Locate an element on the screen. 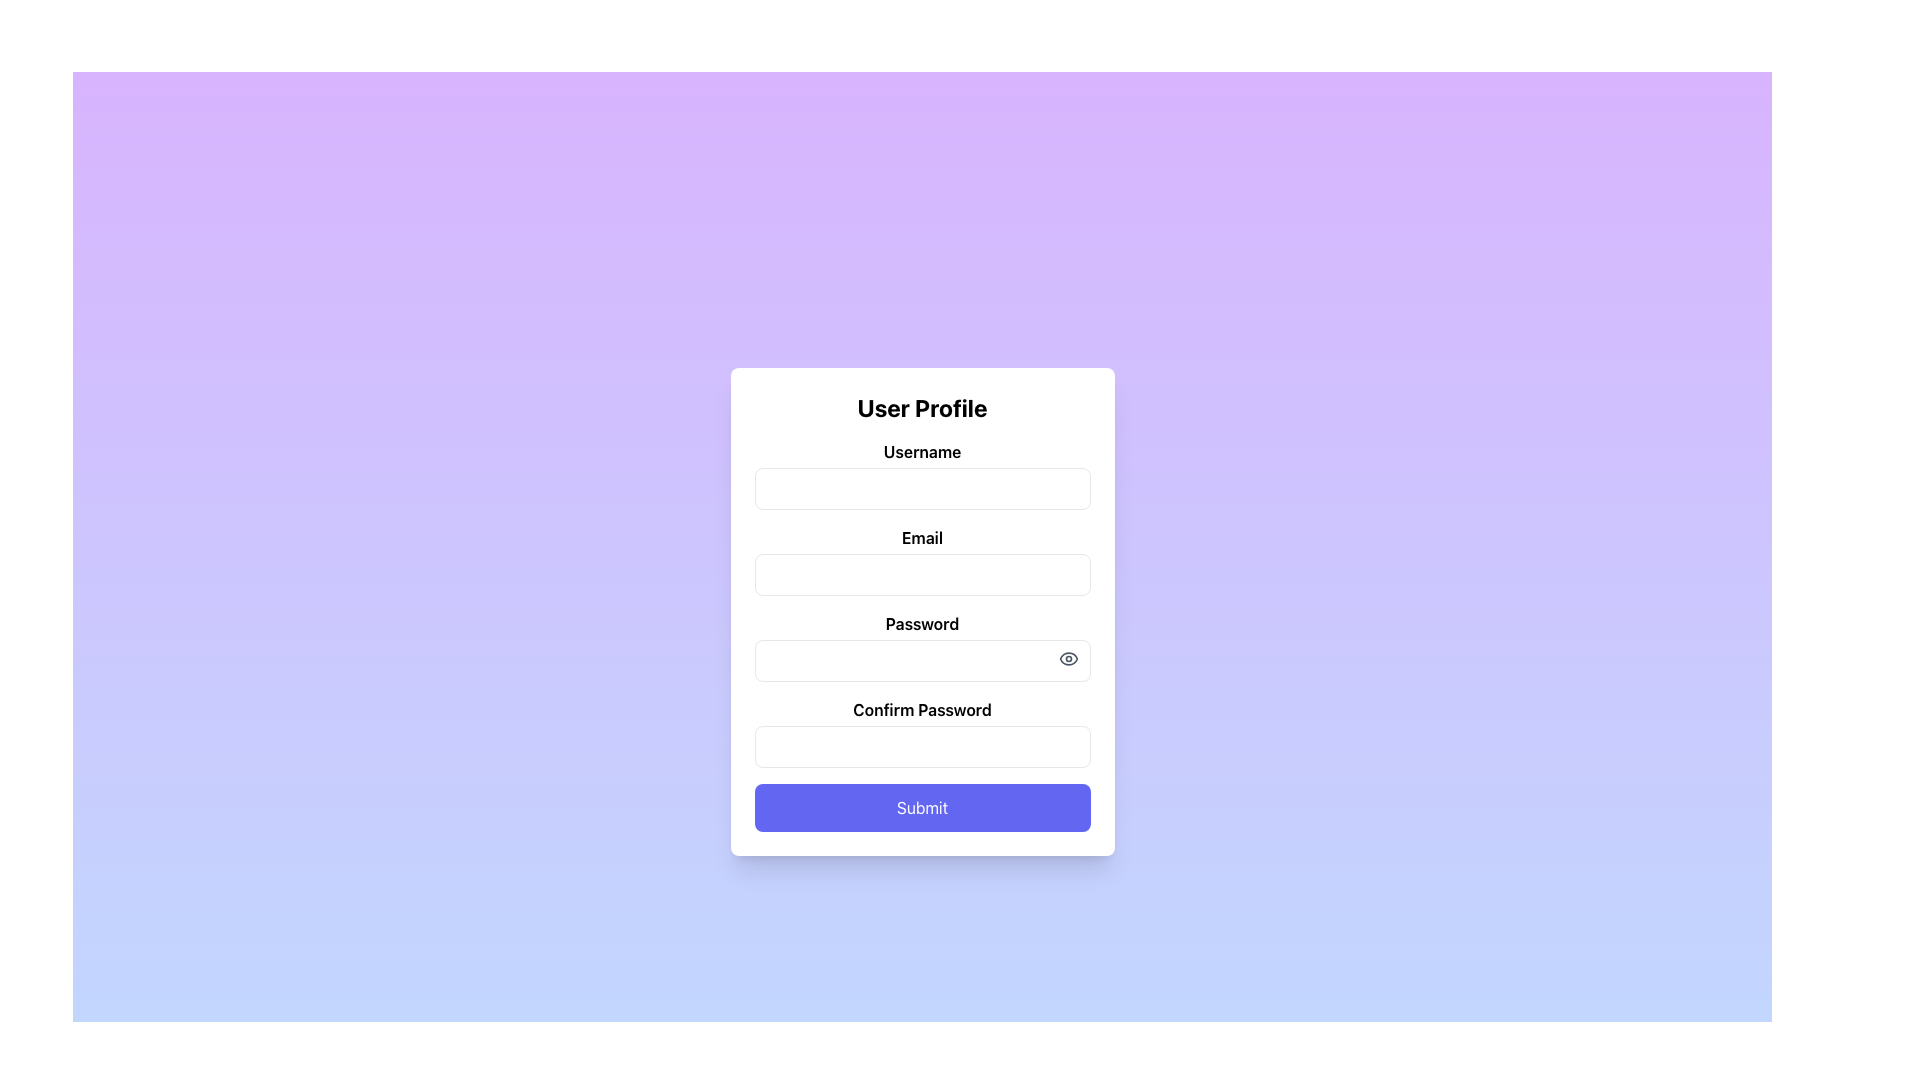 This screenshot has height=1080, width=1920. the username input field to focus, which is the first entry in the 'User Profile' form located above the 'Email' input field is located at coordinates (921, 474).